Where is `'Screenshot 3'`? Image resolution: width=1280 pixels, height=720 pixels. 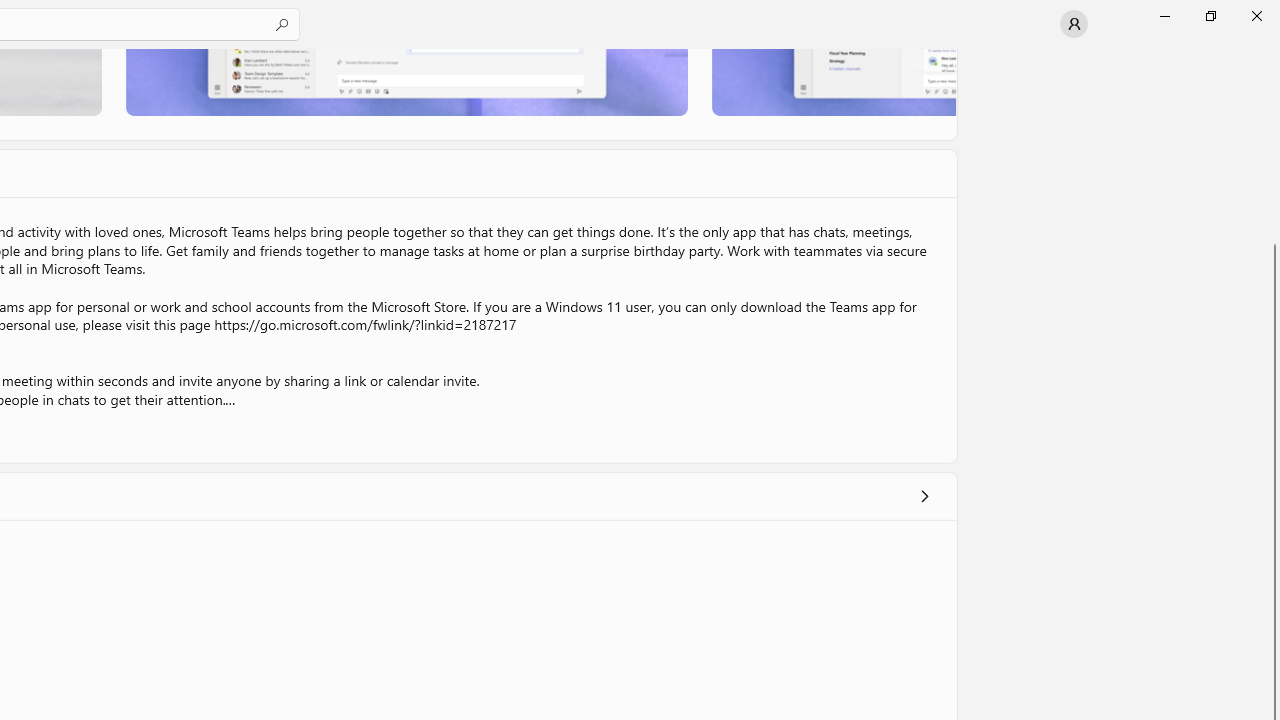
'Screenshot 3' is located at coordinates (833, 81).